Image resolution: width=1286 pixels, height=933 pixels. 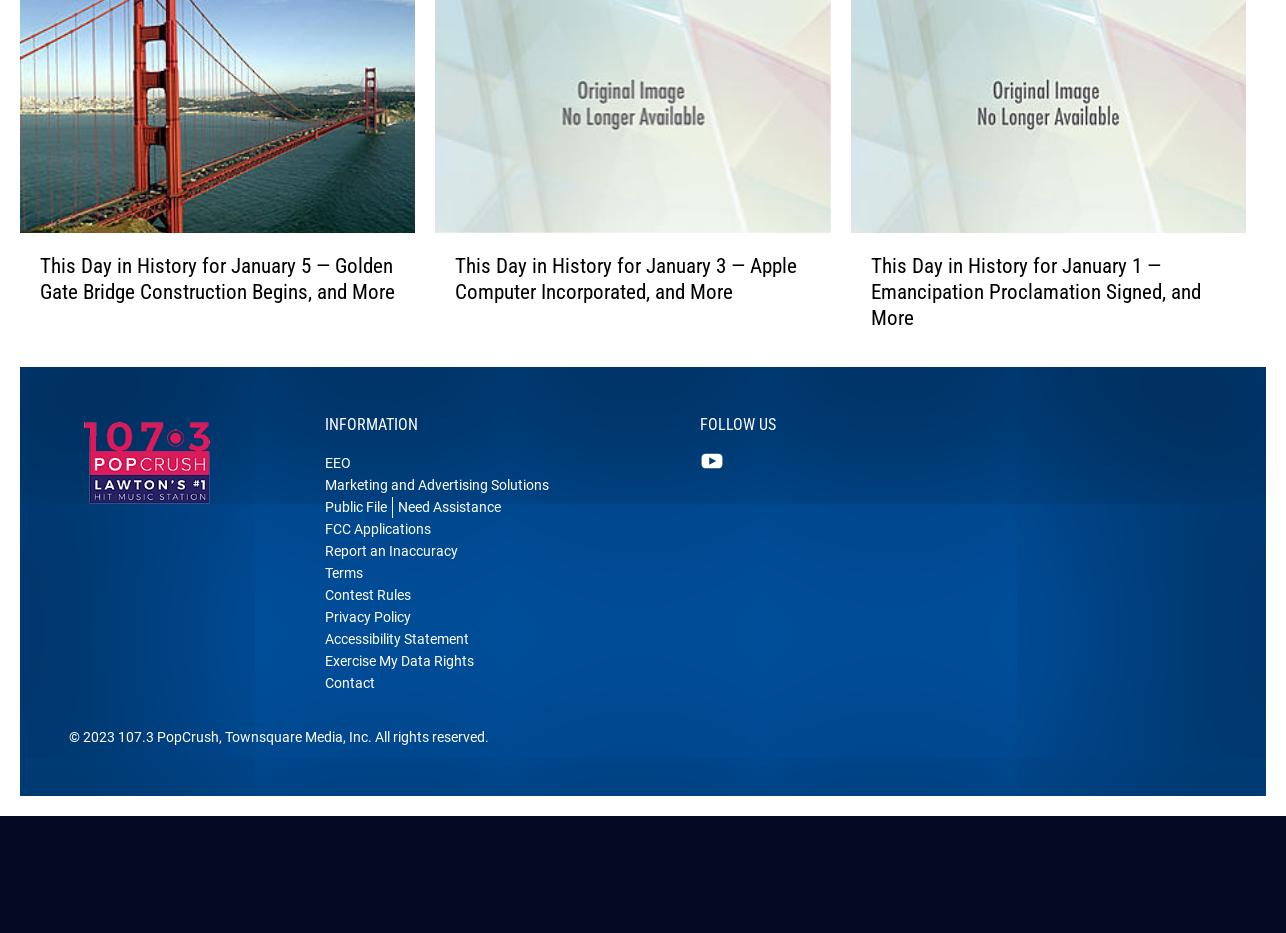 What do you see at coordinates (367, 625) in the screenshot?
I see `'Contest Rules'` at bounding box center [367, 625].